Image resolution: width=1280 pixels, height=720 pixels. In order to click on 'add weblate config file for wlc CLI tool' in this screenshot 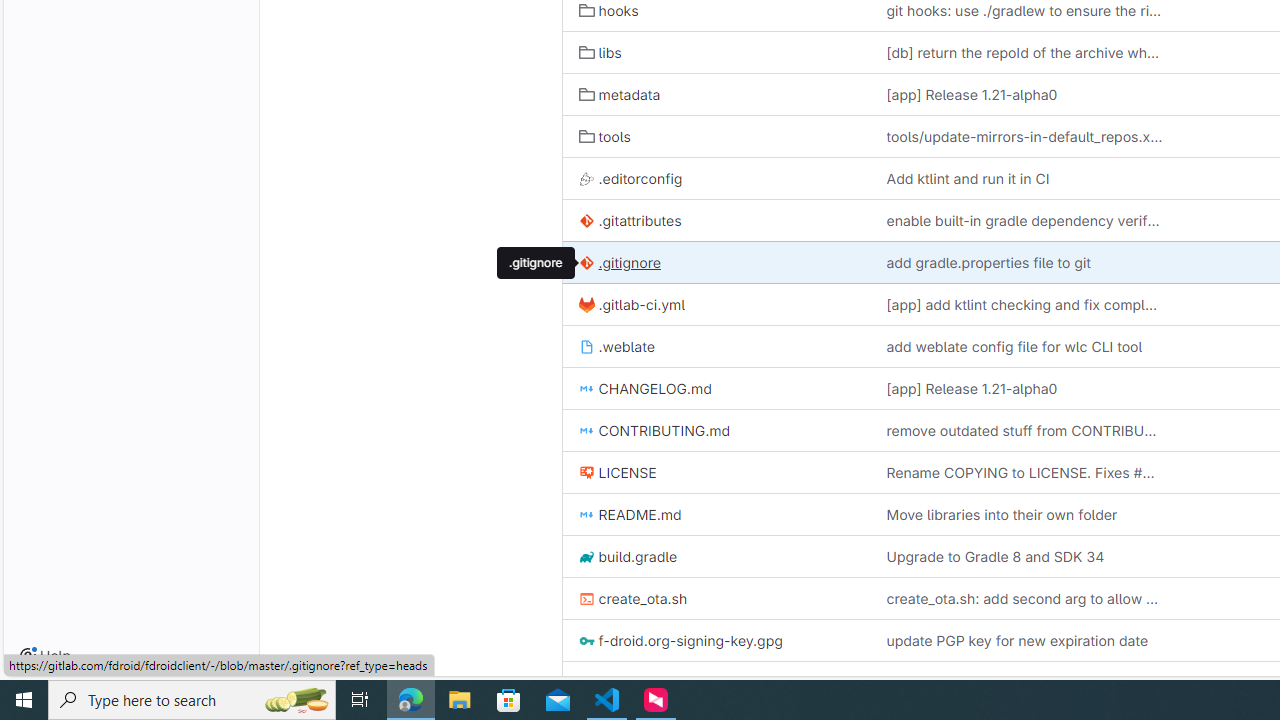, I will do `click(1024, 345)`.